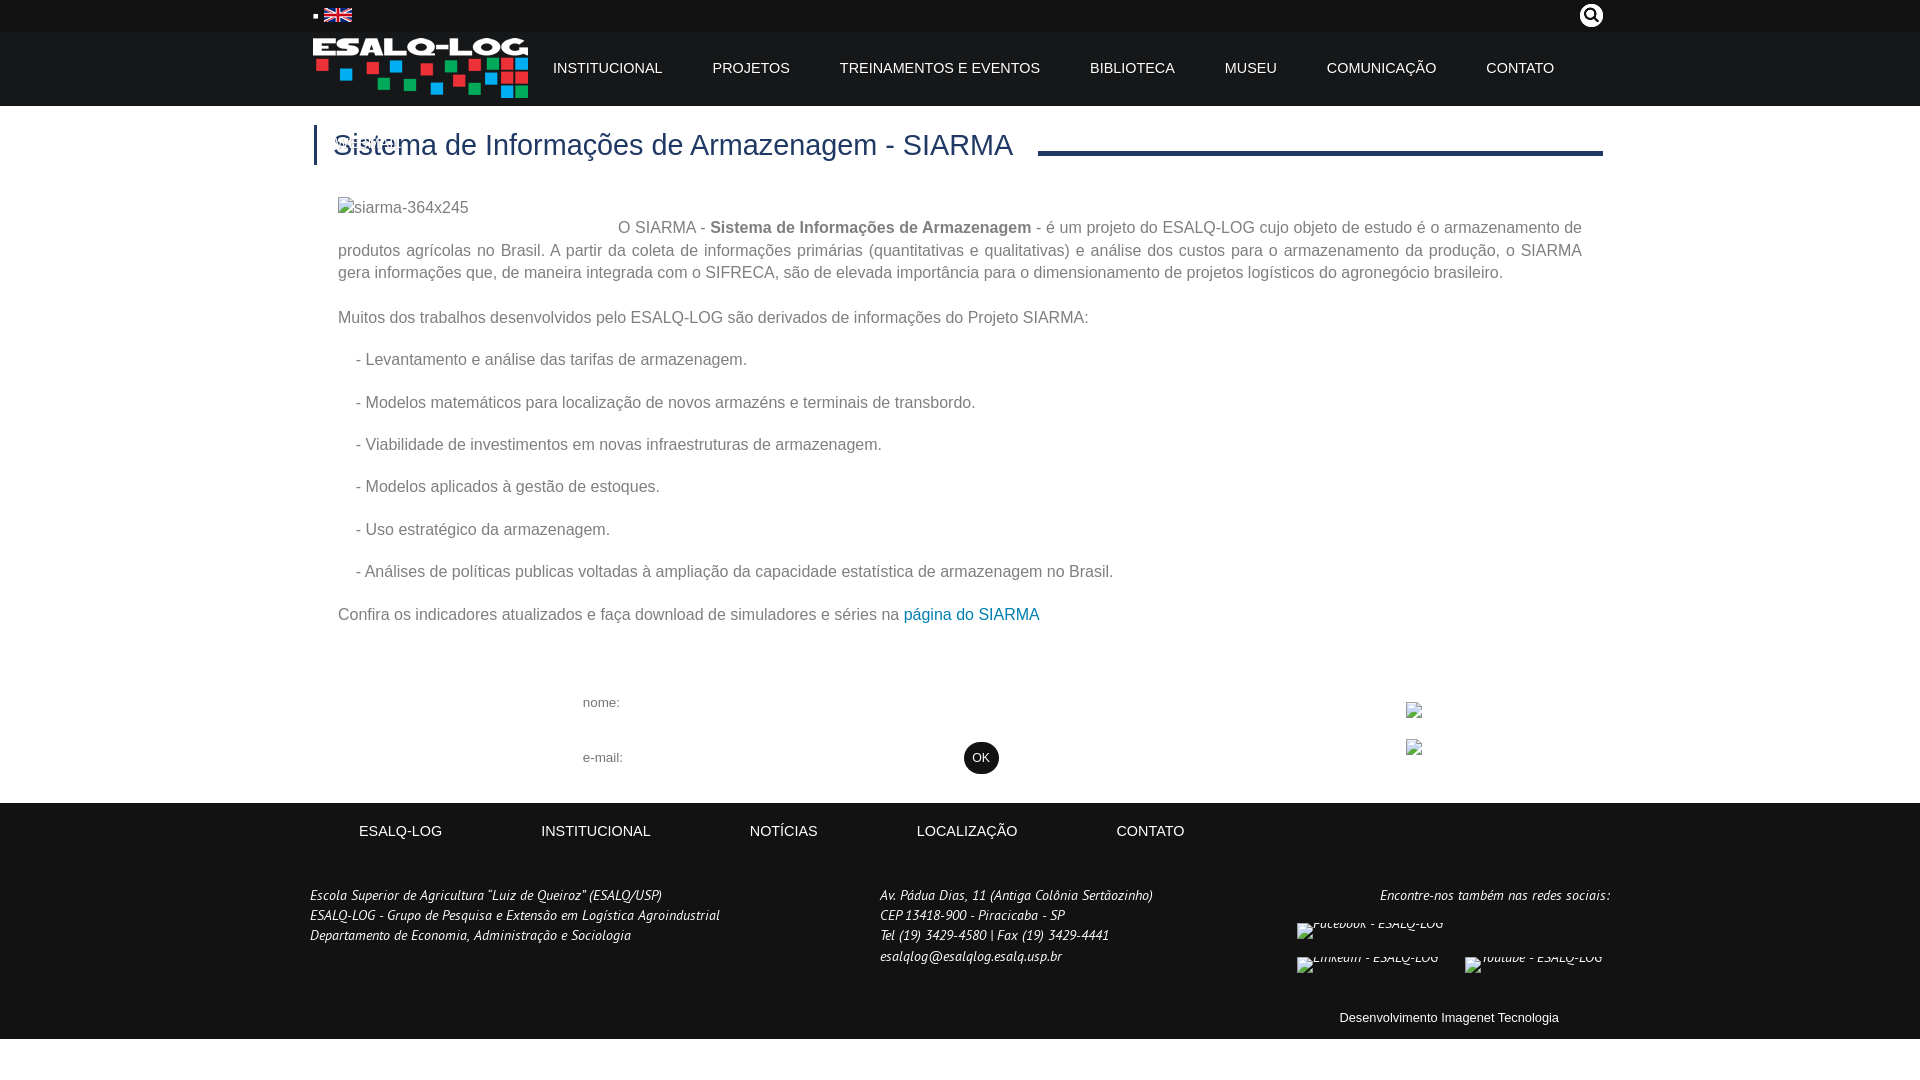 The height and width of the screenshot is (1080, 1920). Describe the element at coordinates (1456, 751) in the screenshot. I see `'Google Play'` at that location.